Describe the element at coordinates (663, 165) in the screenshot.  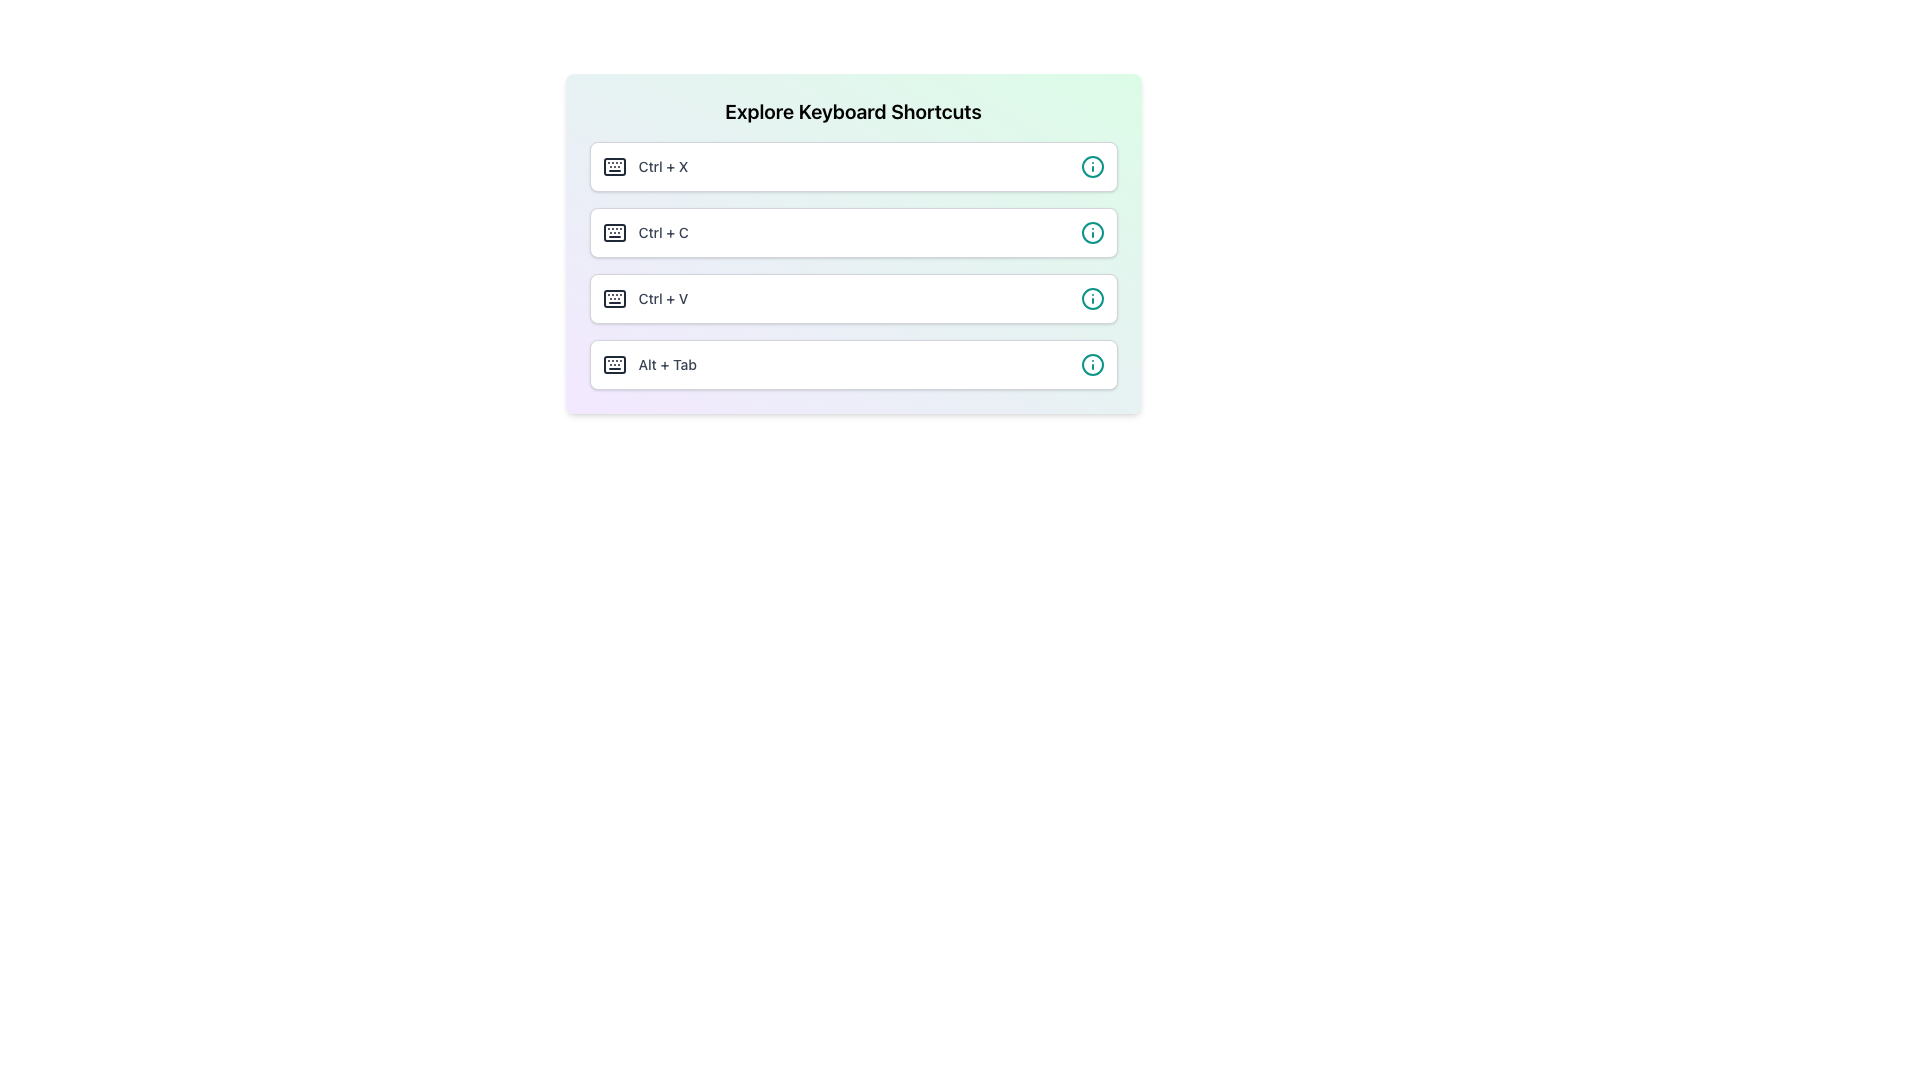
I see `the static text element displaying the keyboard shortcut for cutting content, which indicates 'Ctrl + X' and is the first item in the 'Keyboard Shortcuts' panel` at that location.